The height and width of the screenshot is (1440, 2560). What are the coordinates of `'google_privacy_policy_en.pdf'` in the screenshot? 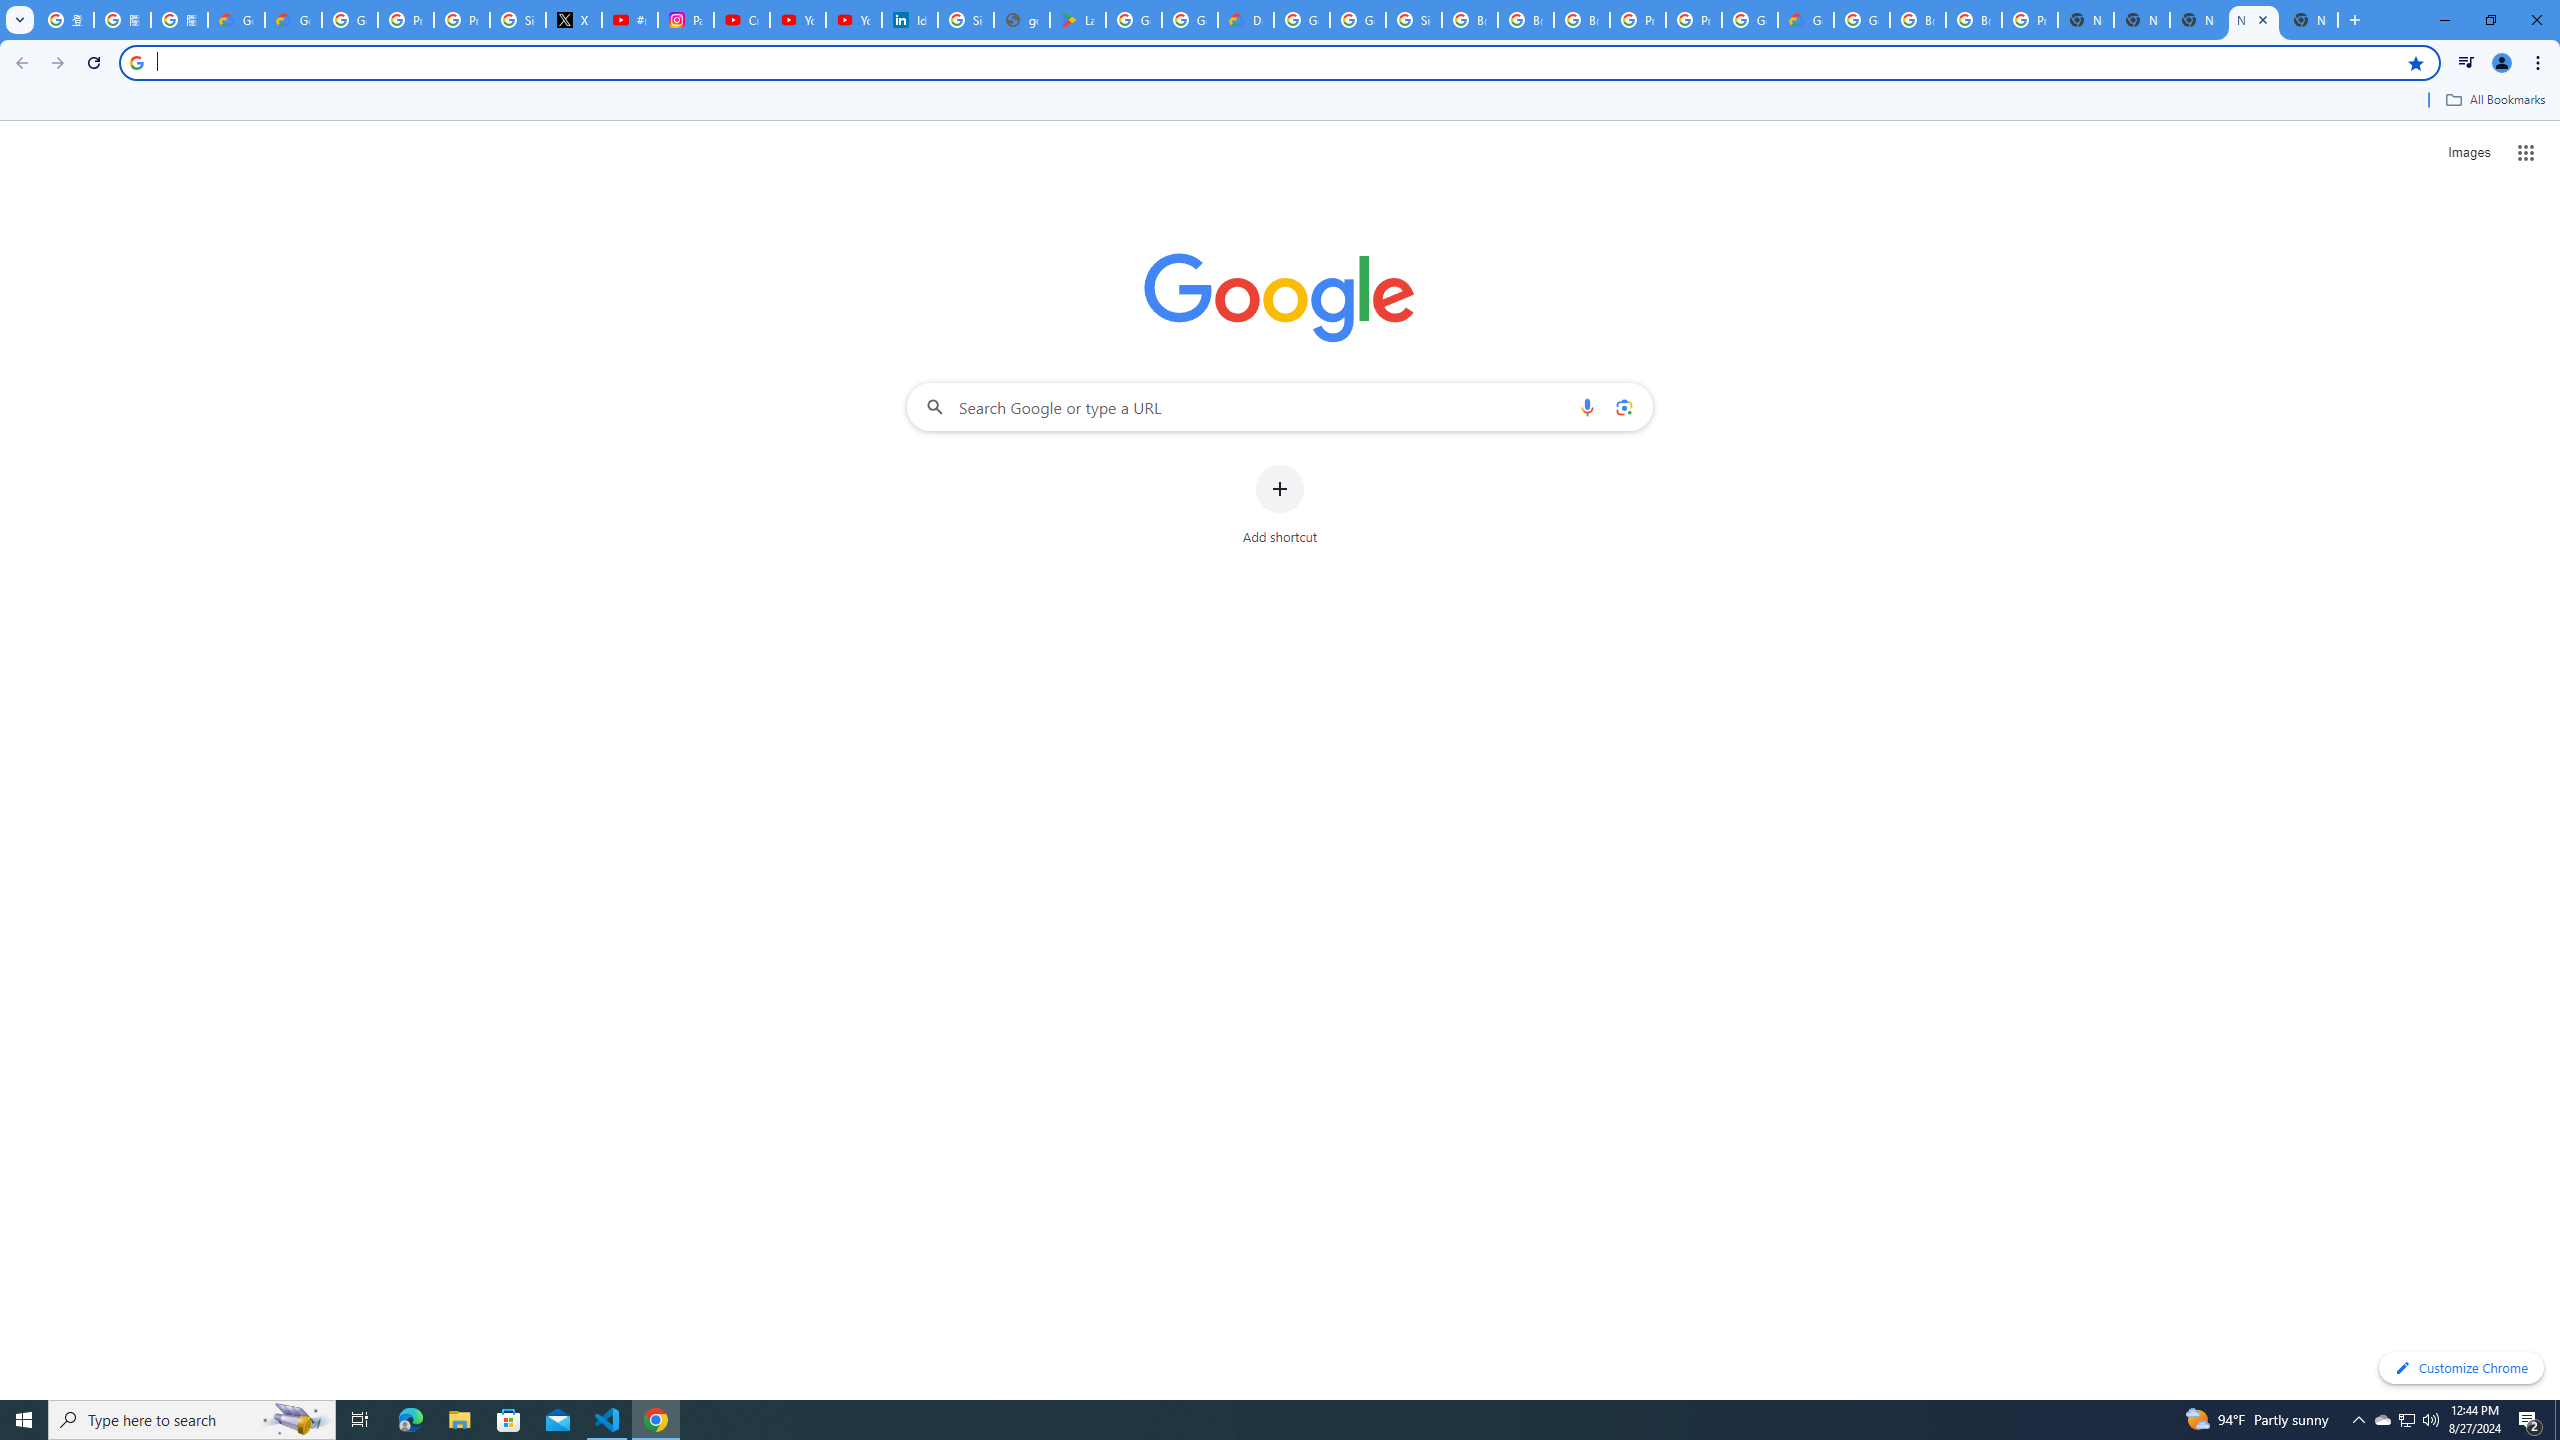 It's located at (1022, 19).